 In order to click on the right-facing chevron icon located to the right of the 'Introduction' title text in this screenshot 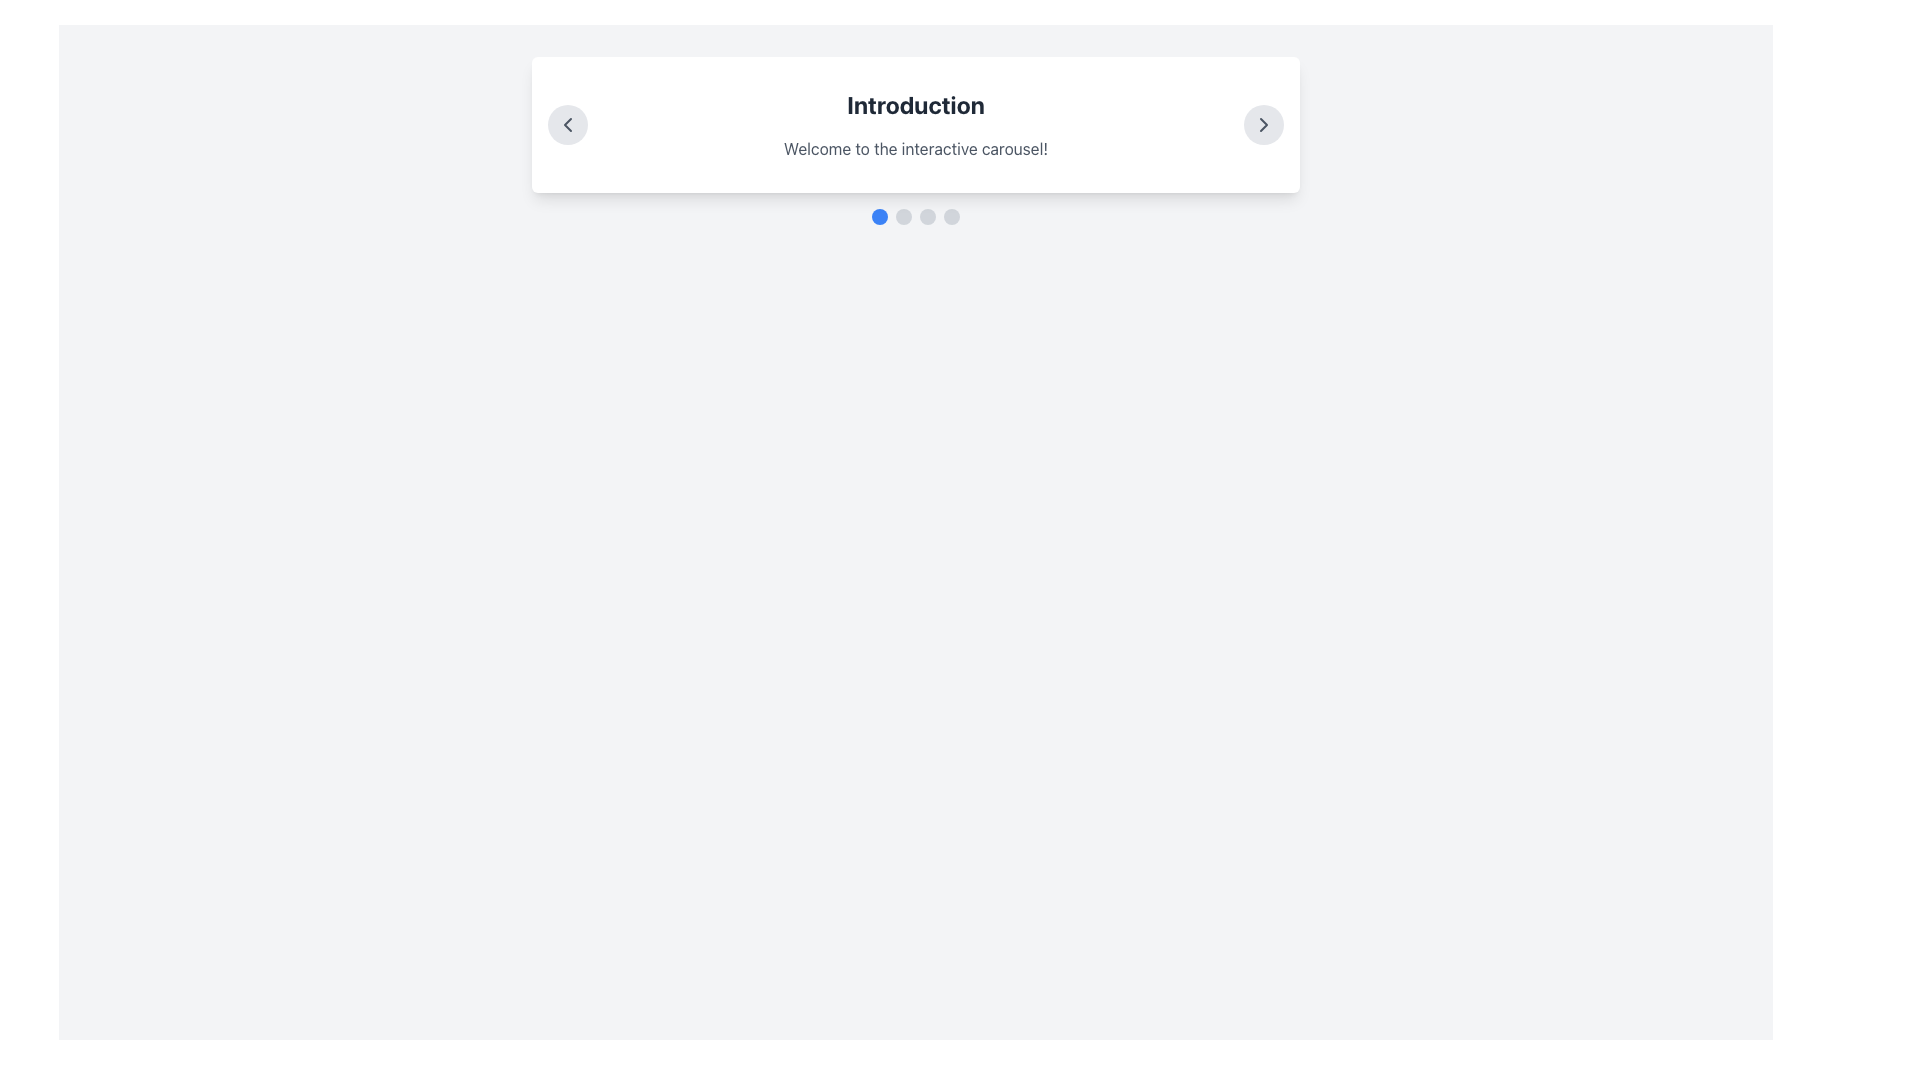, I will do `click(1262, 124)`.